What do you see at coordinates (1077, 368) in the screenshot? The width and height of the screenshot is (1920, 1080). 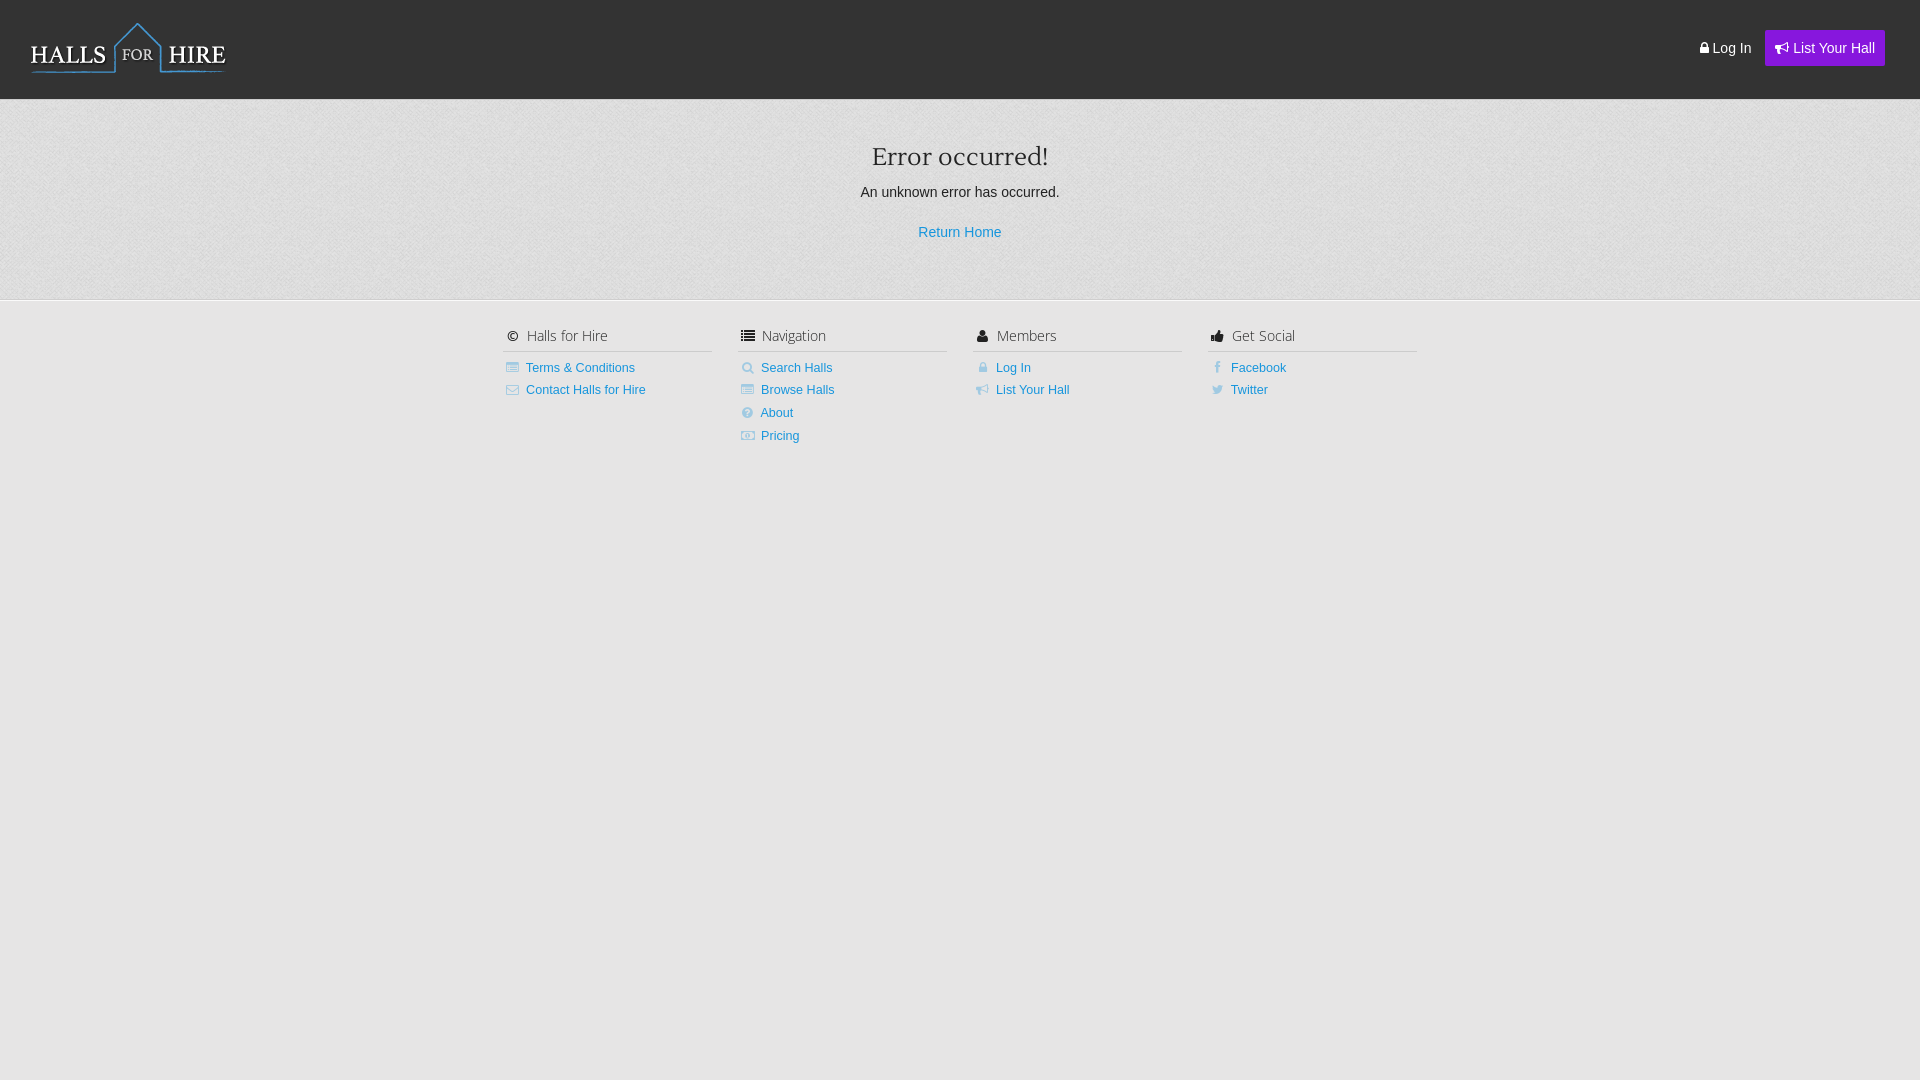 I see `'Log In'` at bounding box center [1077, 368].